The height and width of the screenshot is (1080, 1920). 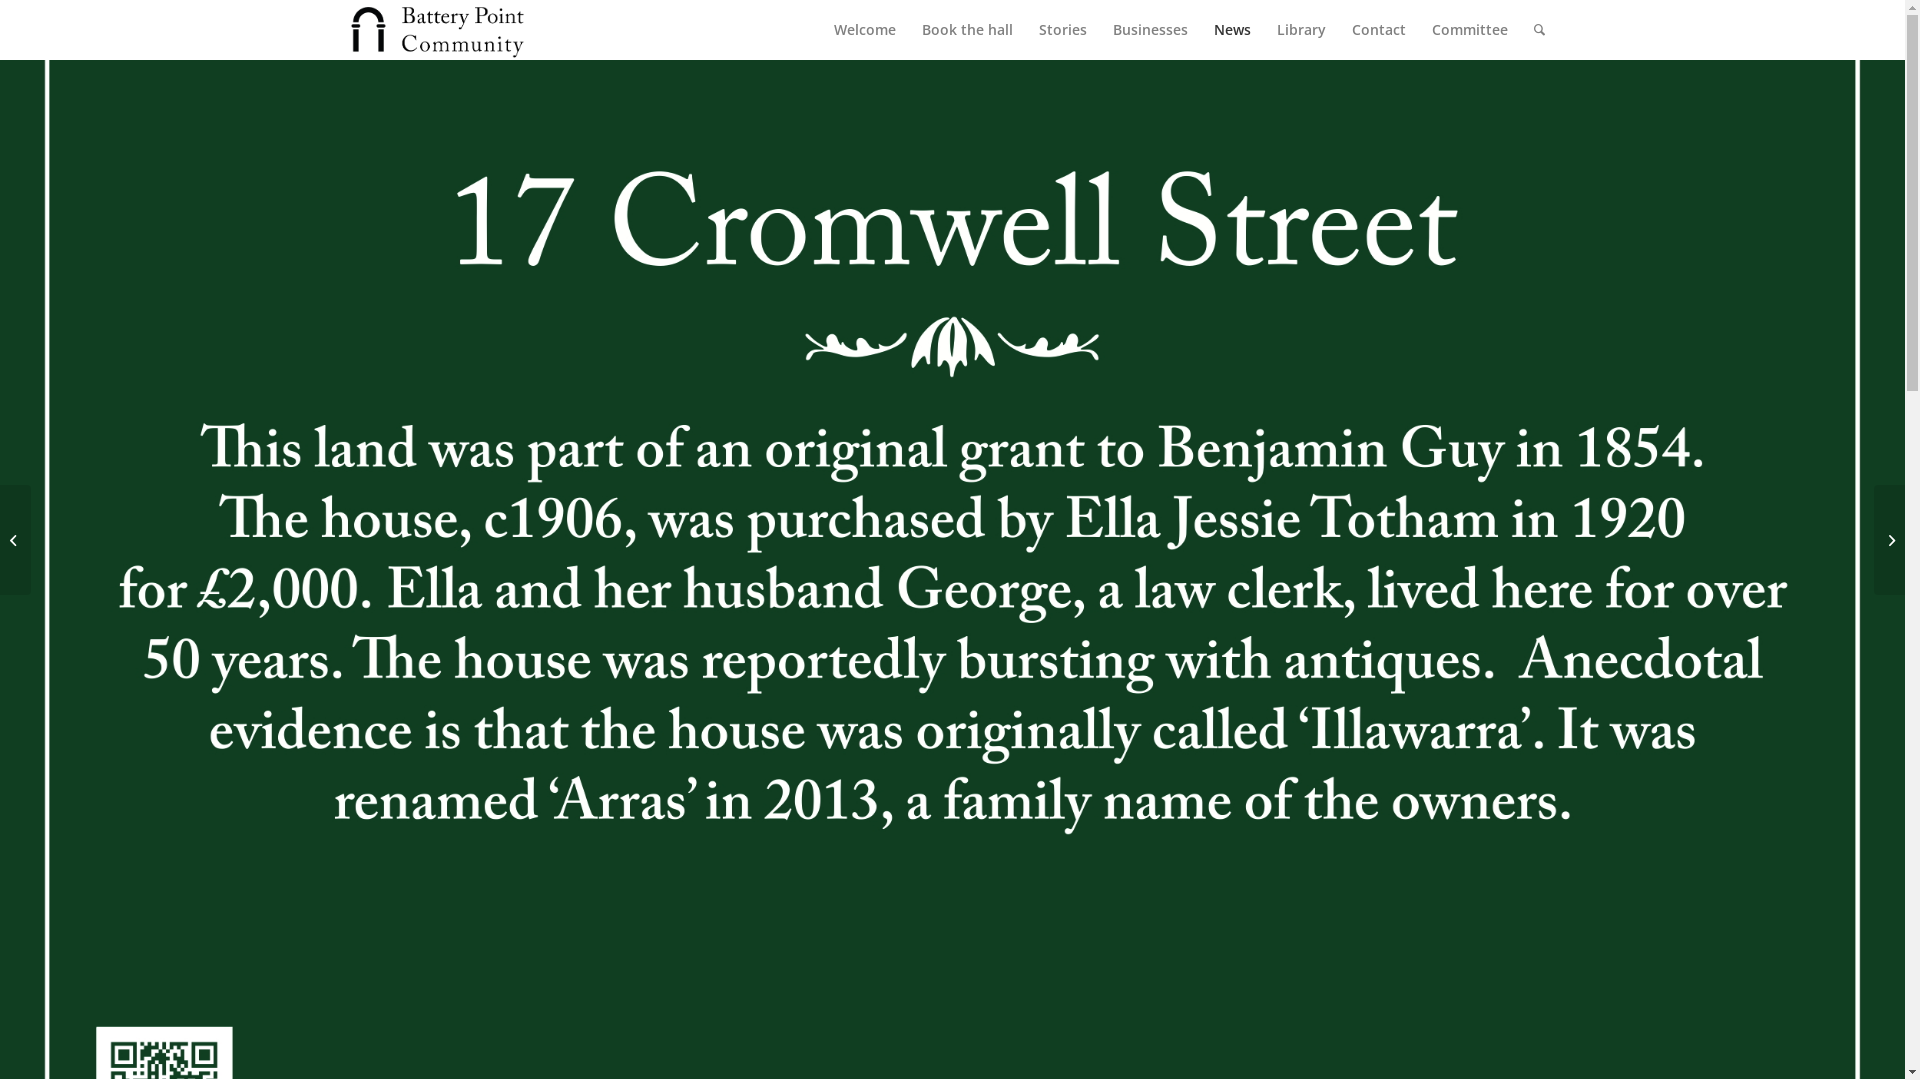 I want to click on 'Businesses', so click(x=1098, y=30).